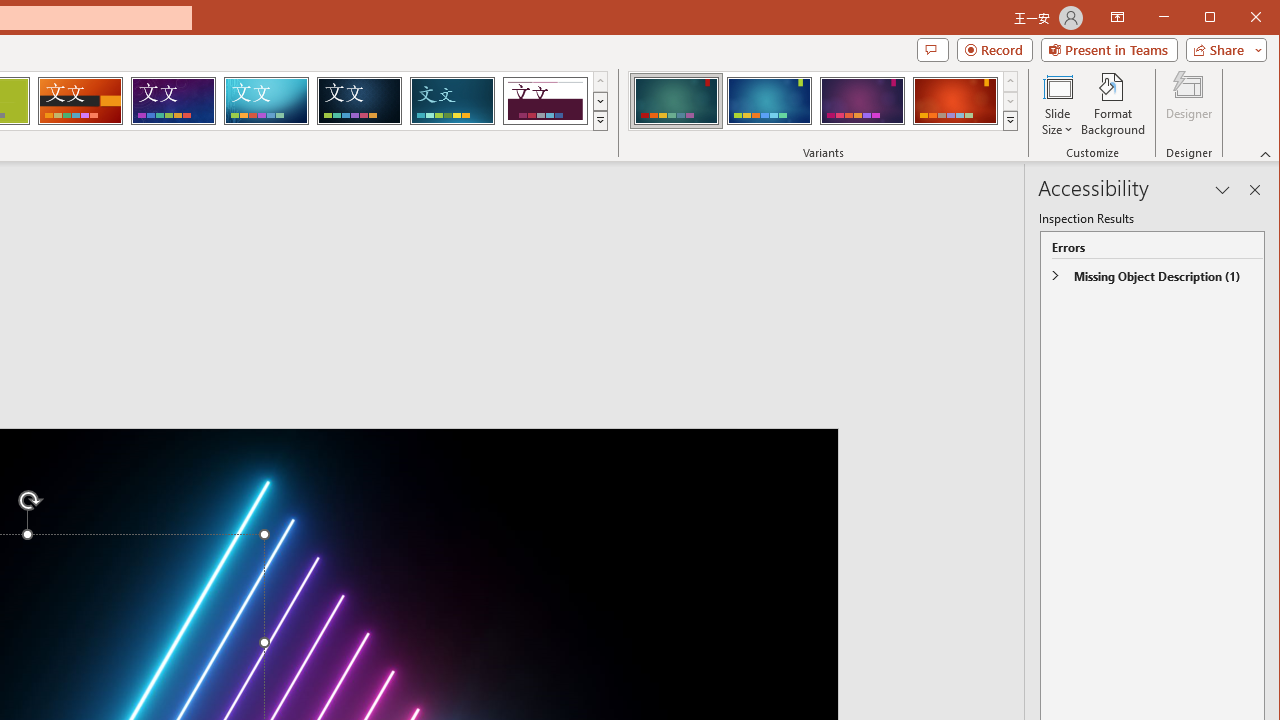  Describe the element at coordinates (954, 100) in the screenshot. I see `'Ion Variant 4'` at that location.